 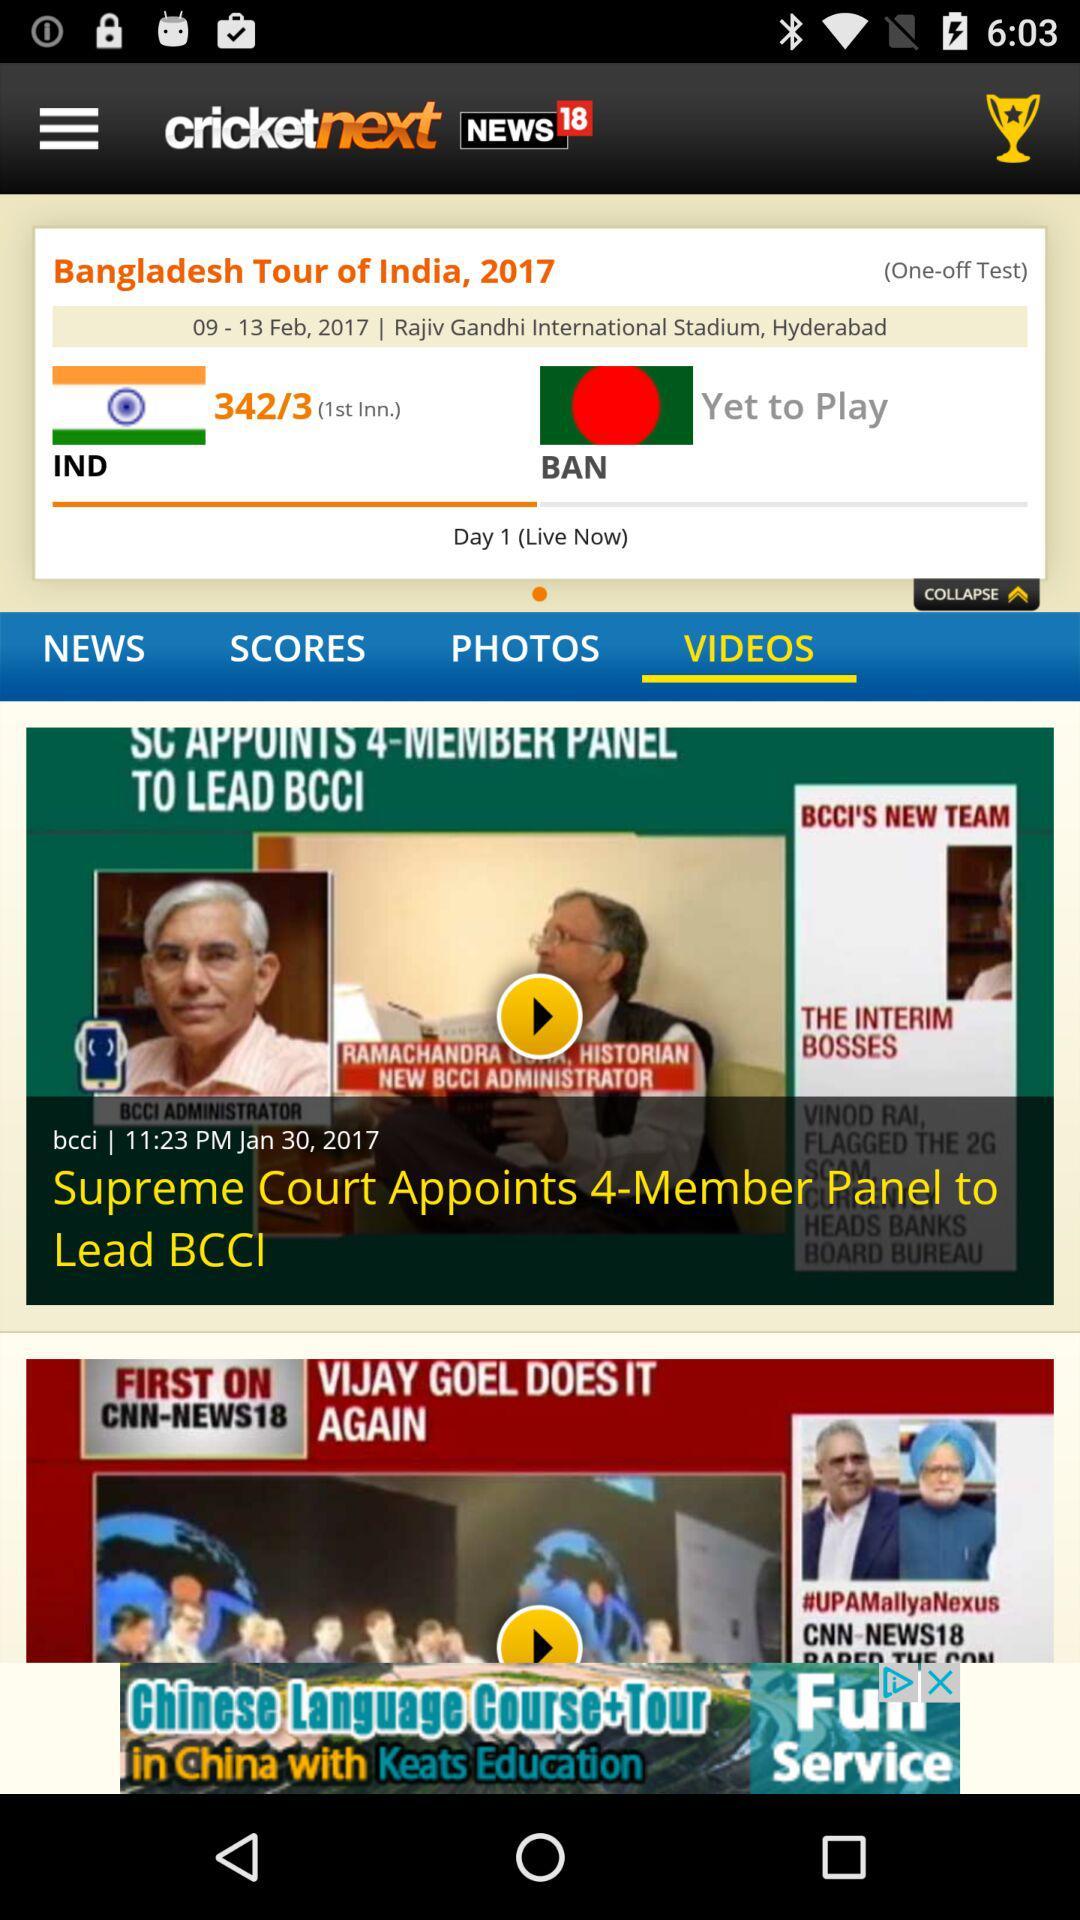 I want to click on champions list, so click(x=1019, y=127).